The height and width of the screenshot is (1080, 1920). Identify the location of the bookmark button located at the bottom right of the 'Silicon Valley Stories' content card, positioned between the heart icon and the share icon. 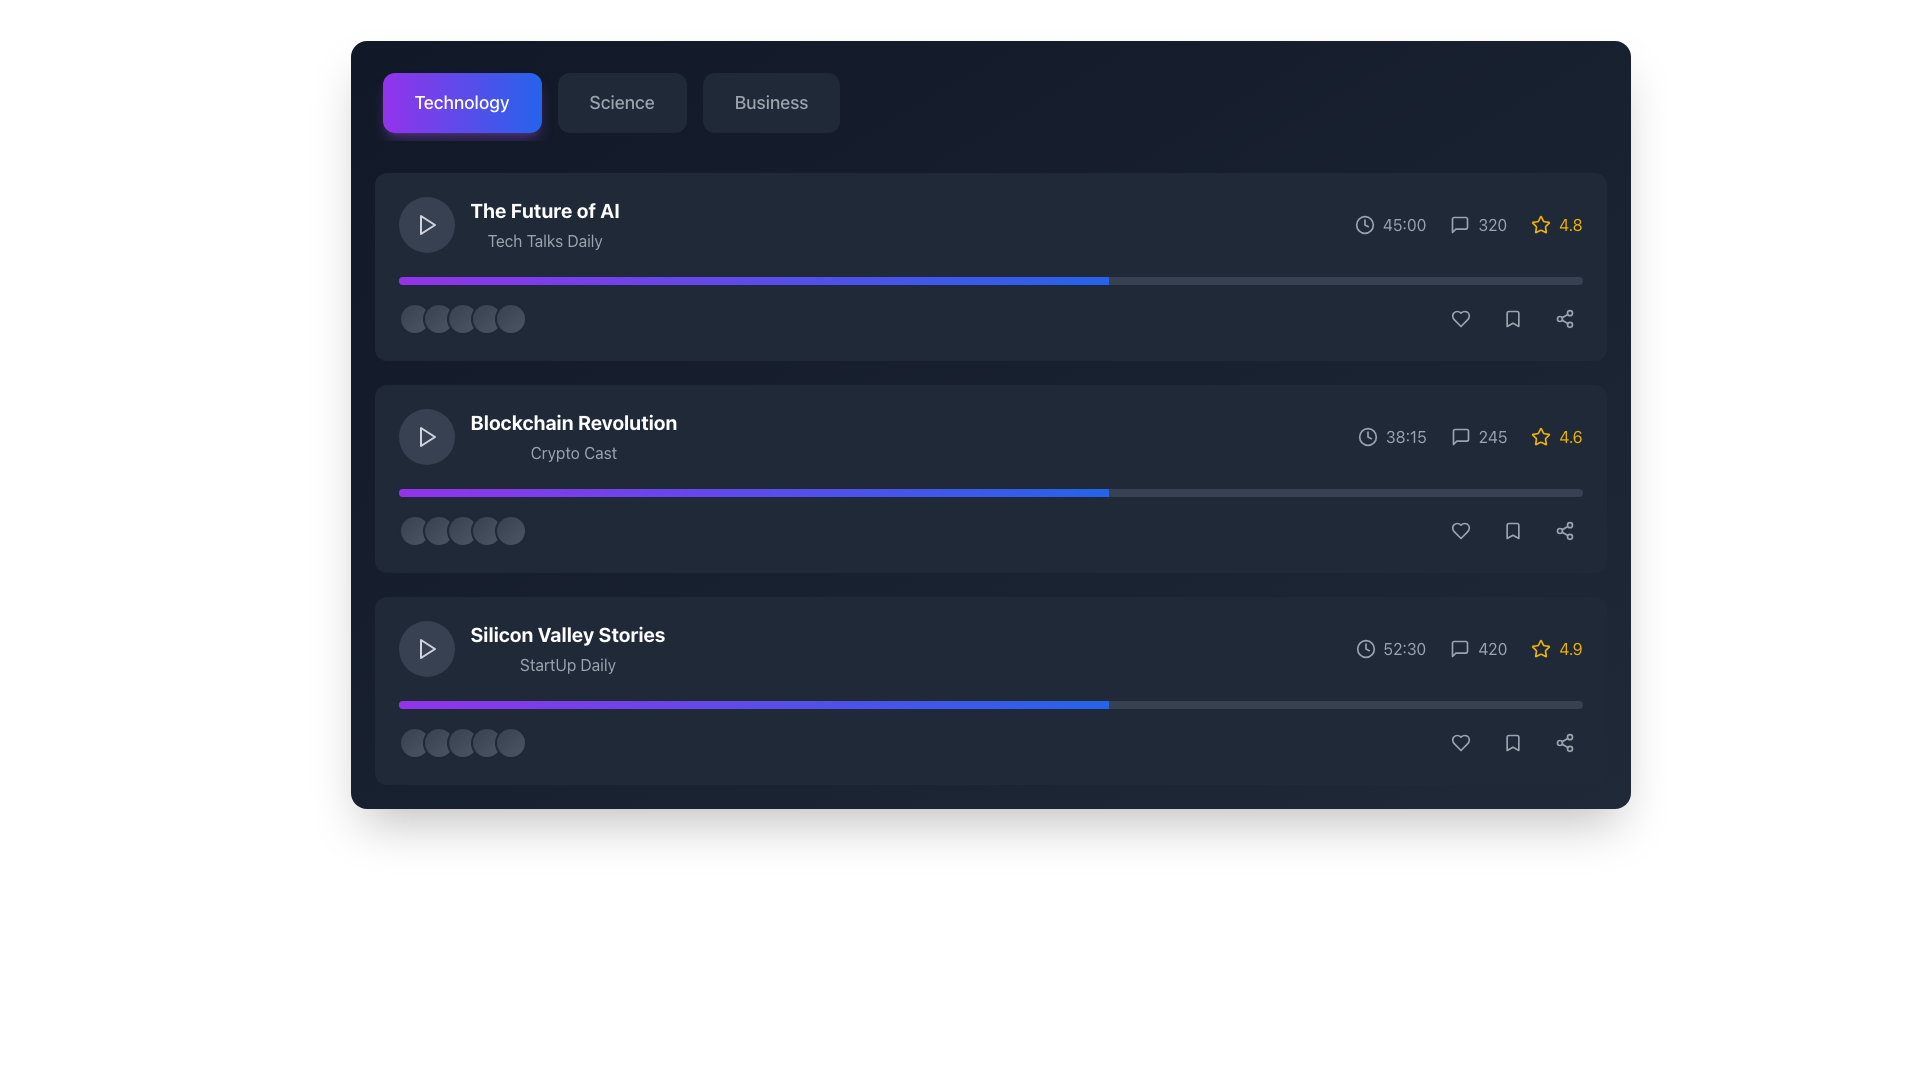
(1512, 743).